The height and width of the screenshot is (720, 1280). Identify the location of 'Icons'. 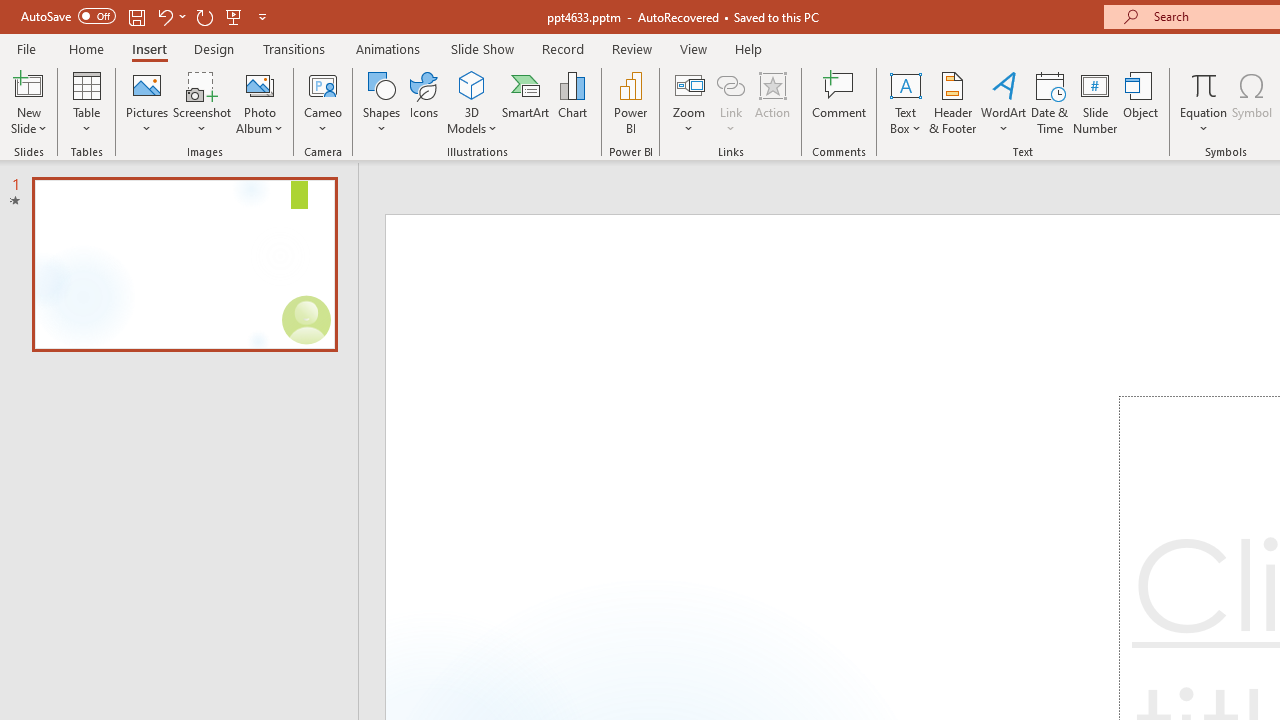
(423, 103).